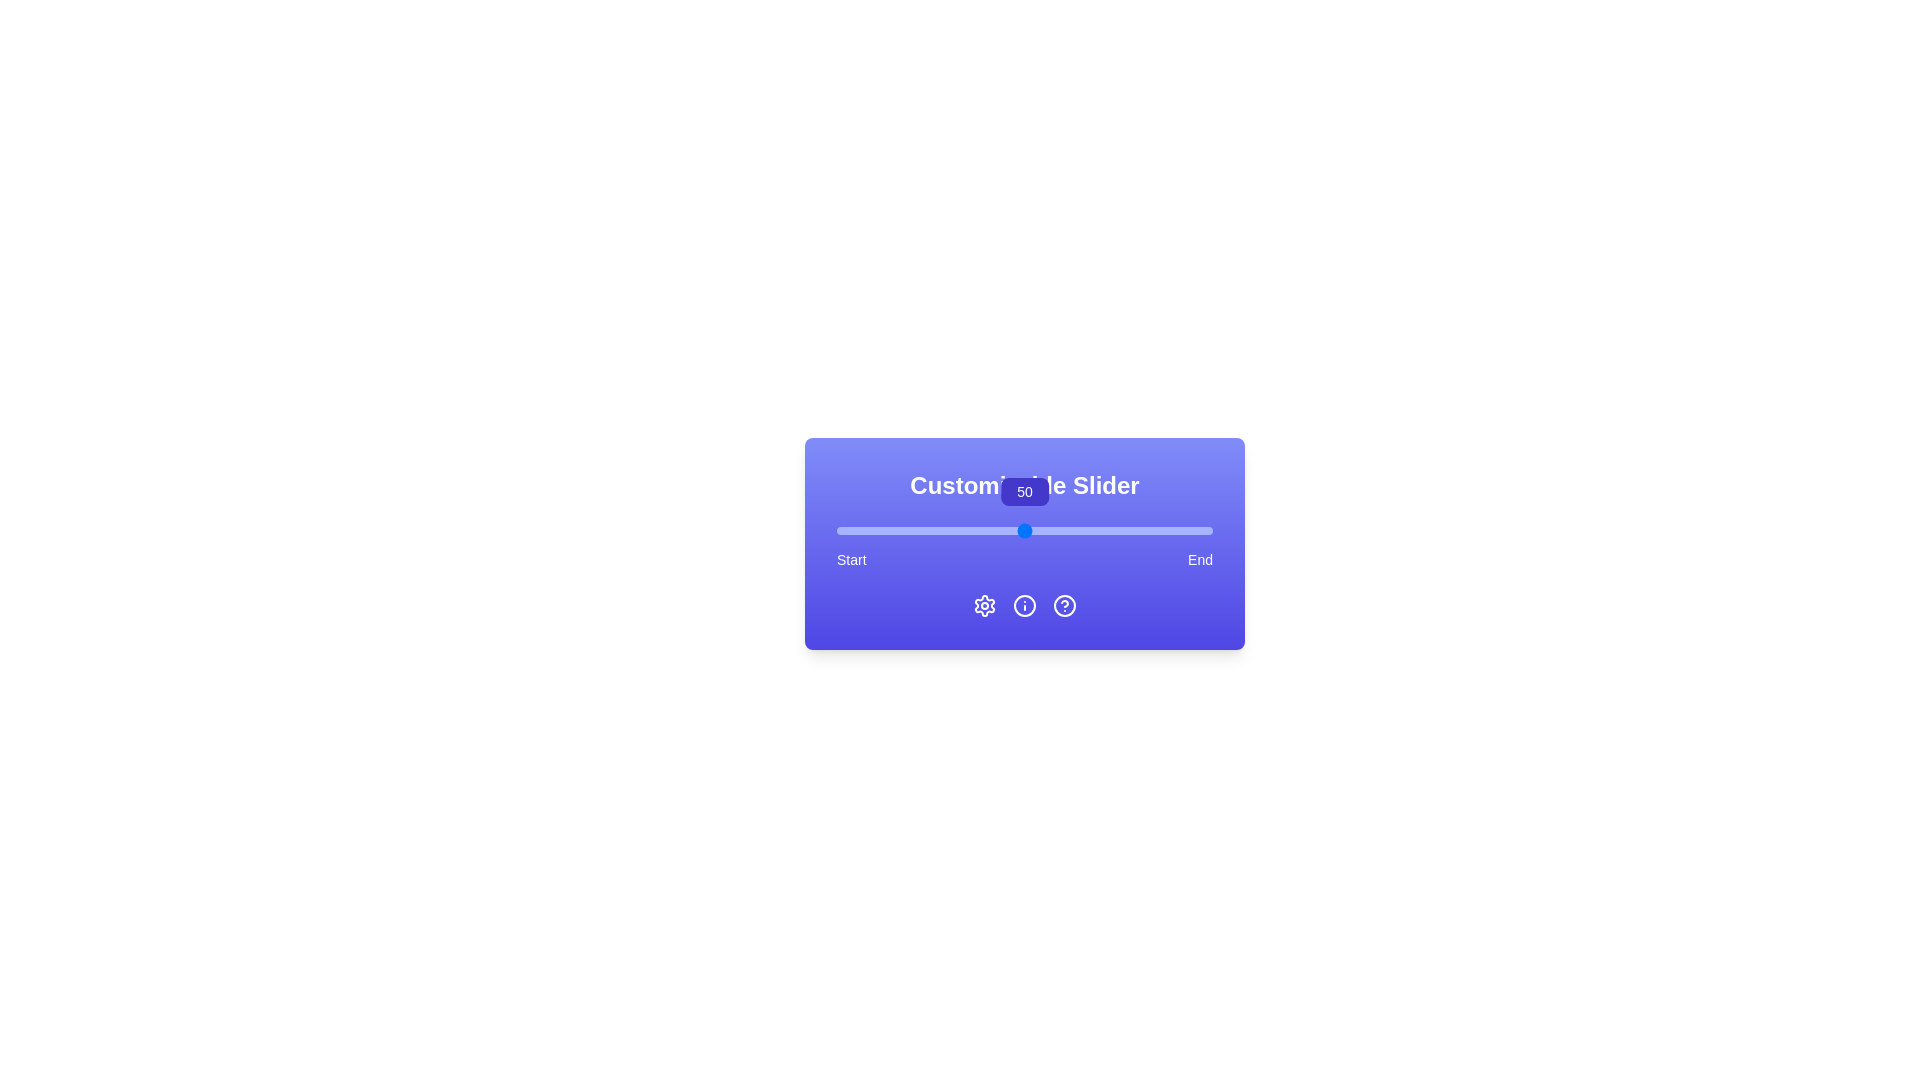 The height and width of the screenshot is (1080, 1920). I want to click on the slider to set the value to 29, so click(944, 530).